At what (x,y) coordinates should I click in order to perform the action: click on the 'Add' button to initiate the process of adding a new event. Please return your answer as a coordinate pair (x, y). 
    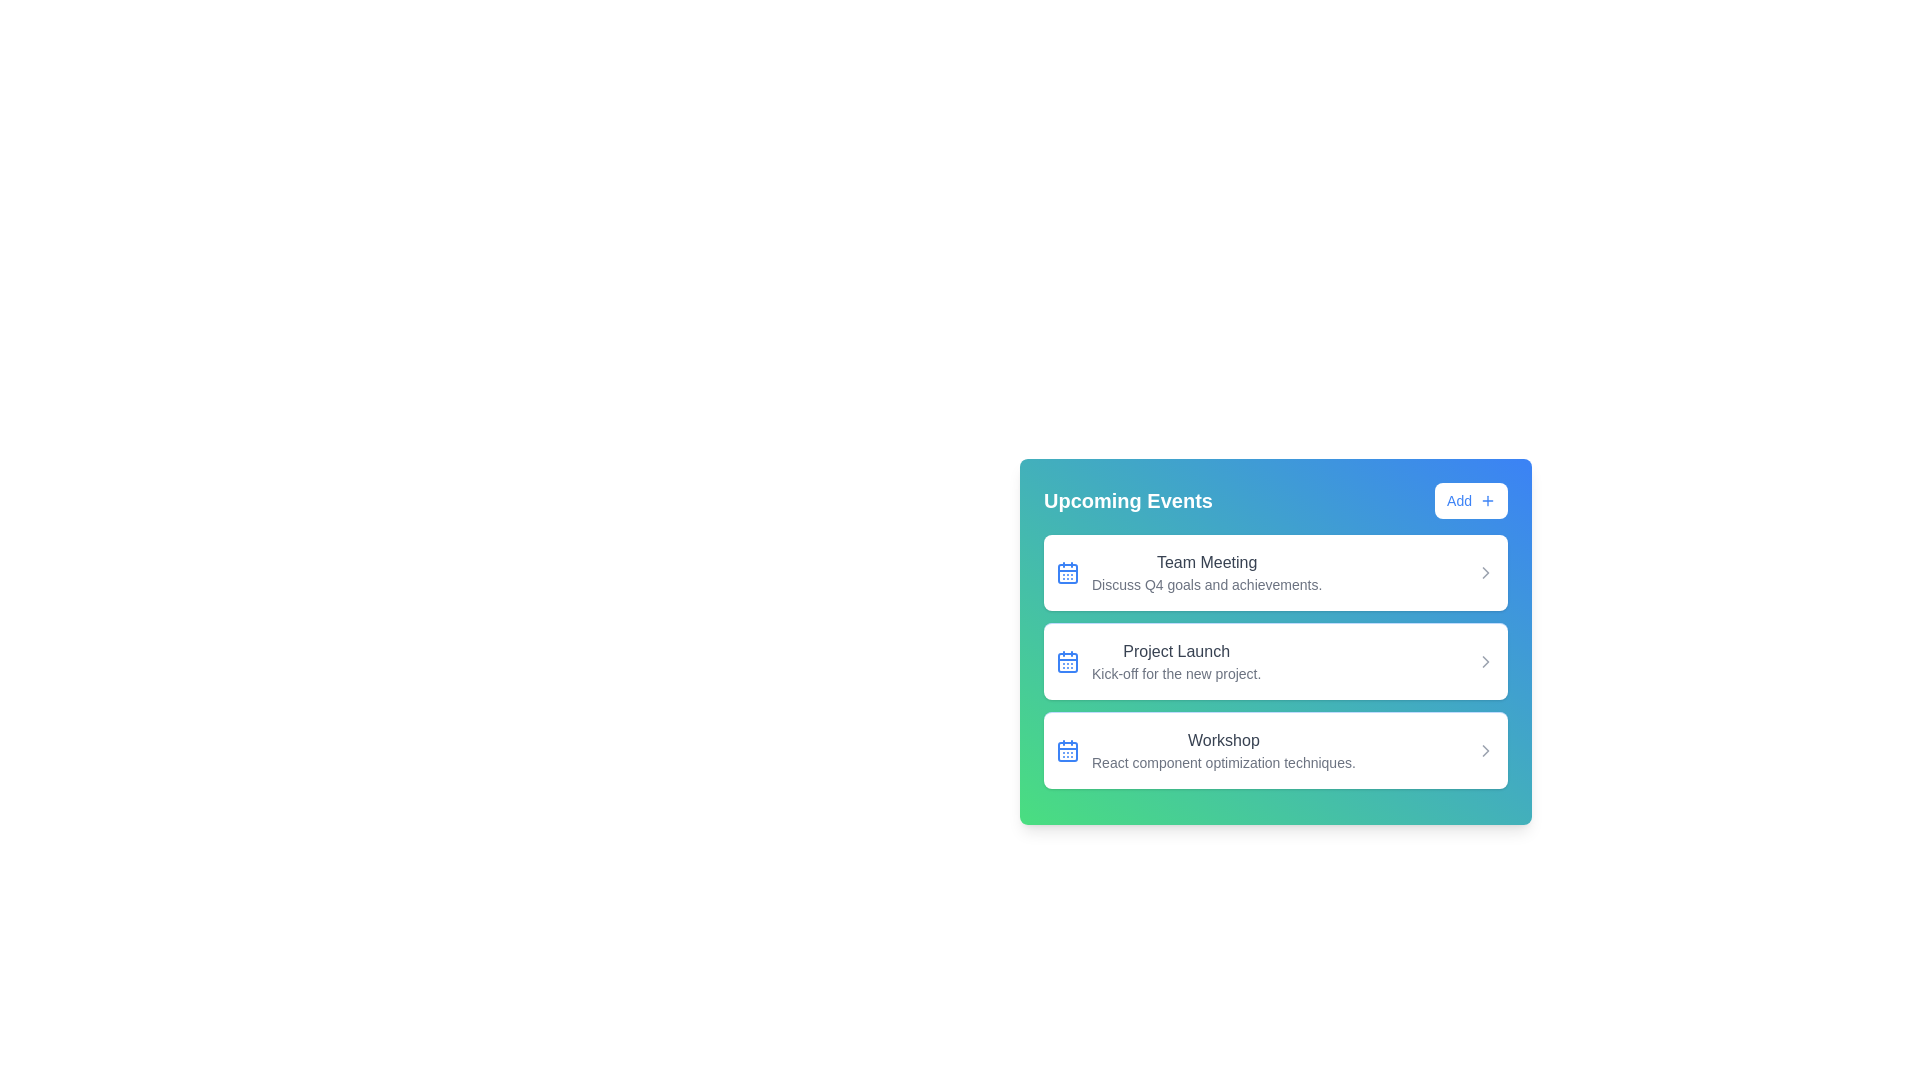
    Looking at the image, I should click on (1471, 500).